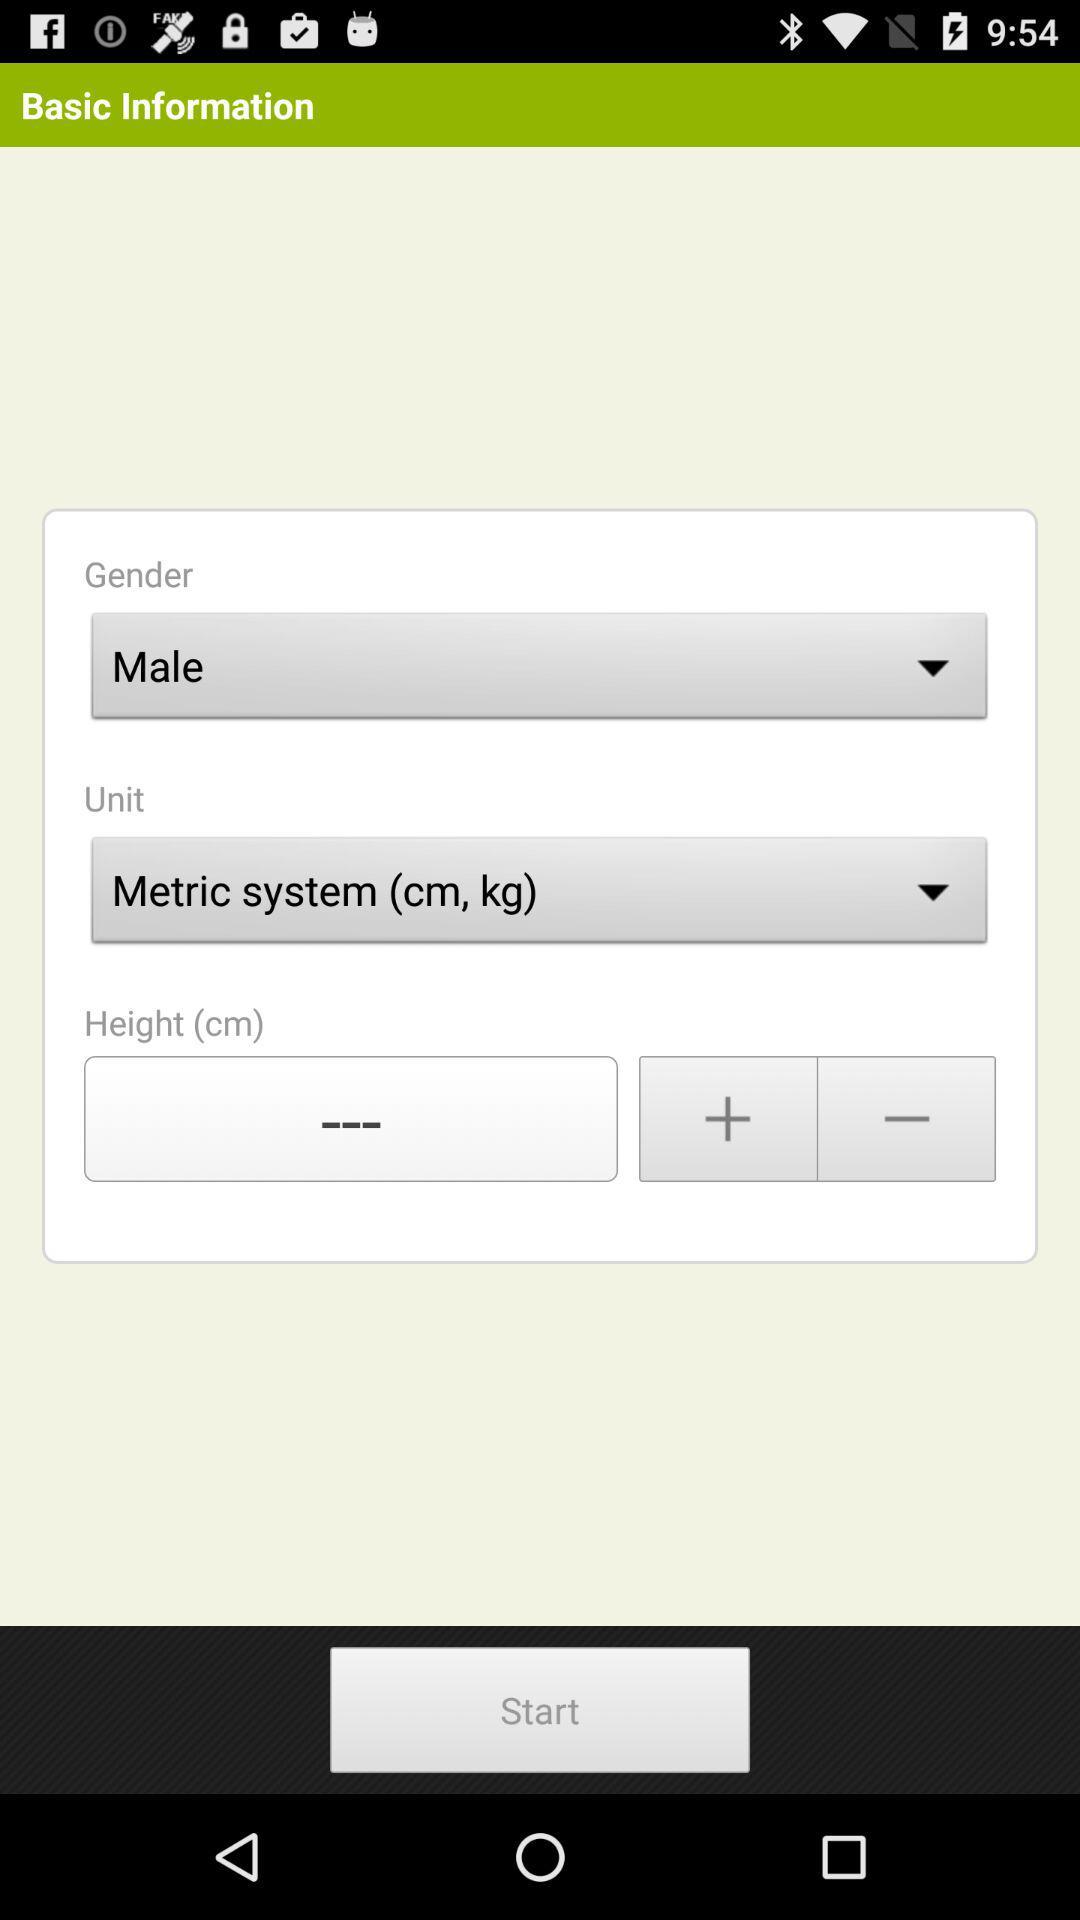 The image size is (1080, 1920). Describe the element at coordinates (727, 1117) in the screenshot. I see `raise height number` at that location.